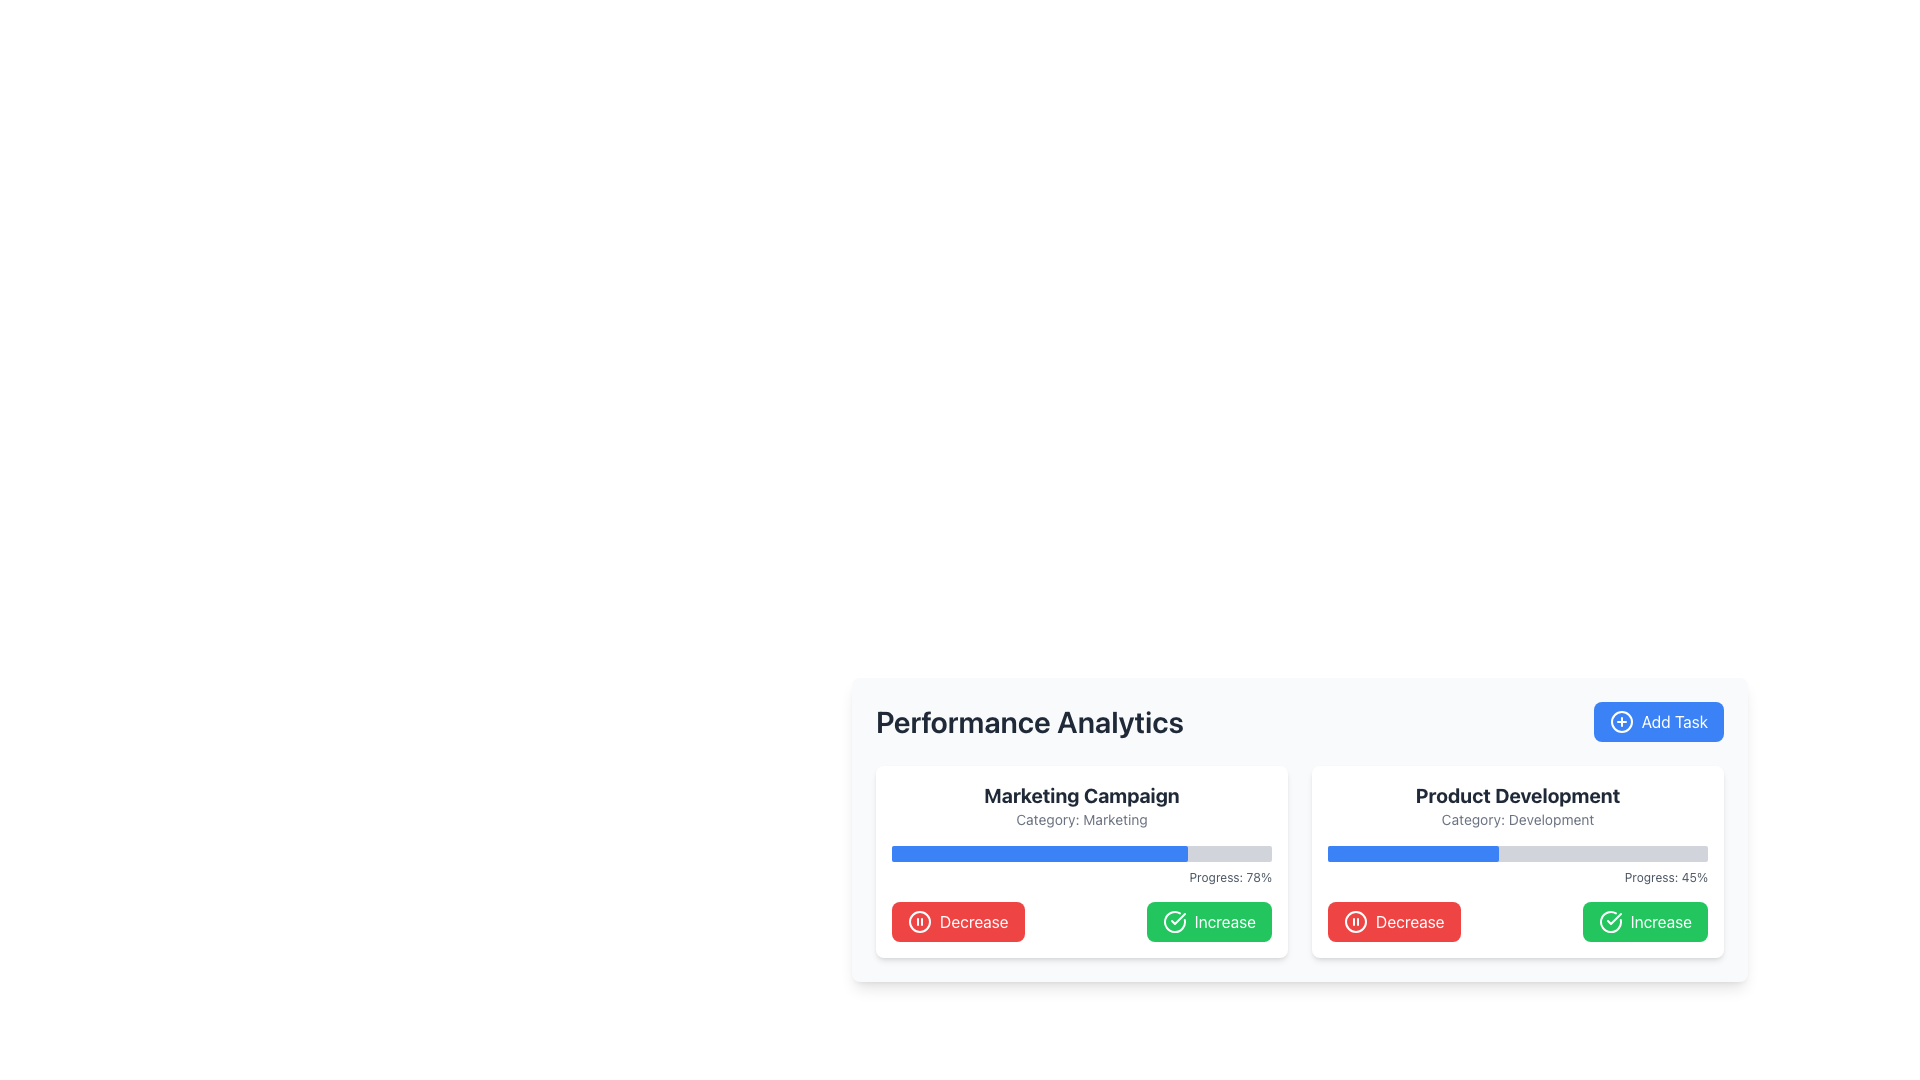 The height and width of the screenshot is (1080, 1920). What do you see at coordinates (1621, 721) in the screenshot?
I see `the 'Add Task' button icon located in the top-right corner of the 'Performance Analytics' section` at bounding box center [1621, 721].